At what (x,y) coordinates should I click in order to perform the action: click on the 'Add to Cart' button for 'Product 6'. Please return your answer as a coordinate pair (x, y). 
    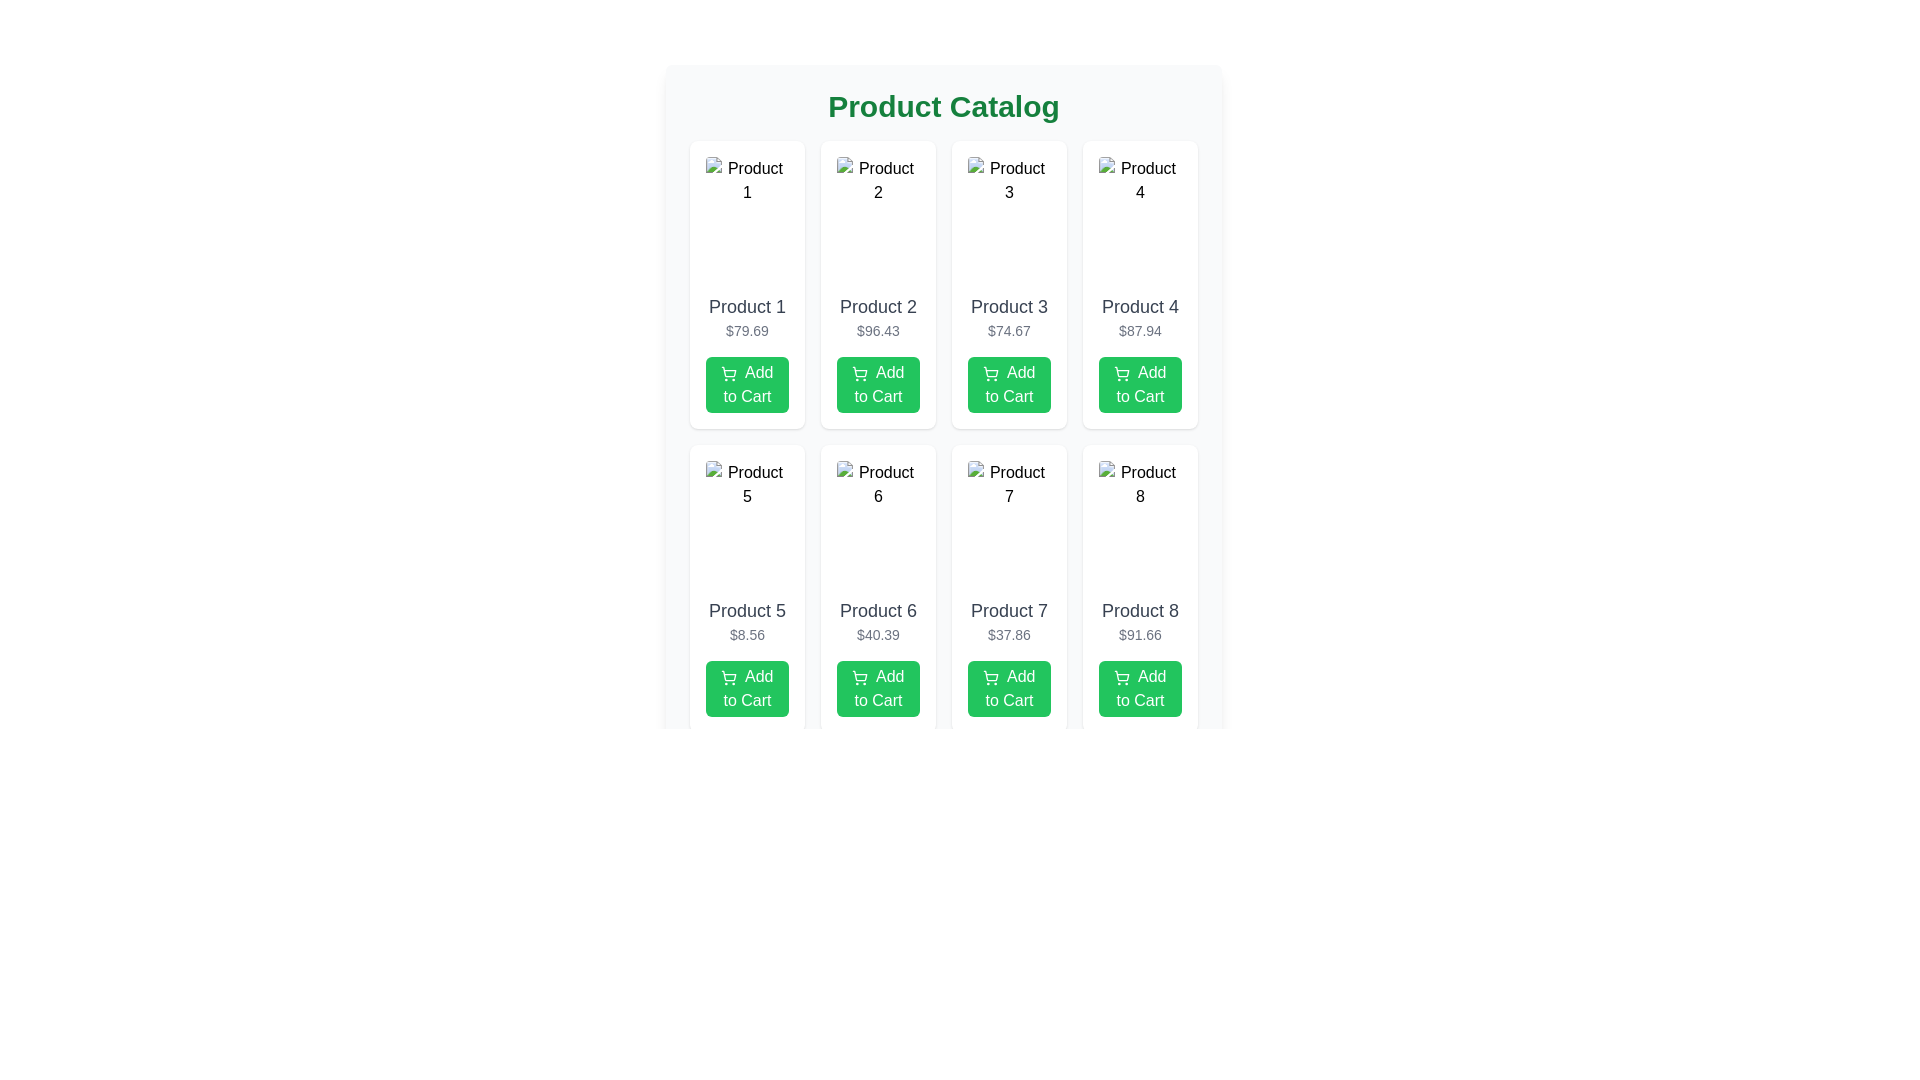
    Looking at the image, I should click on (878, 688).